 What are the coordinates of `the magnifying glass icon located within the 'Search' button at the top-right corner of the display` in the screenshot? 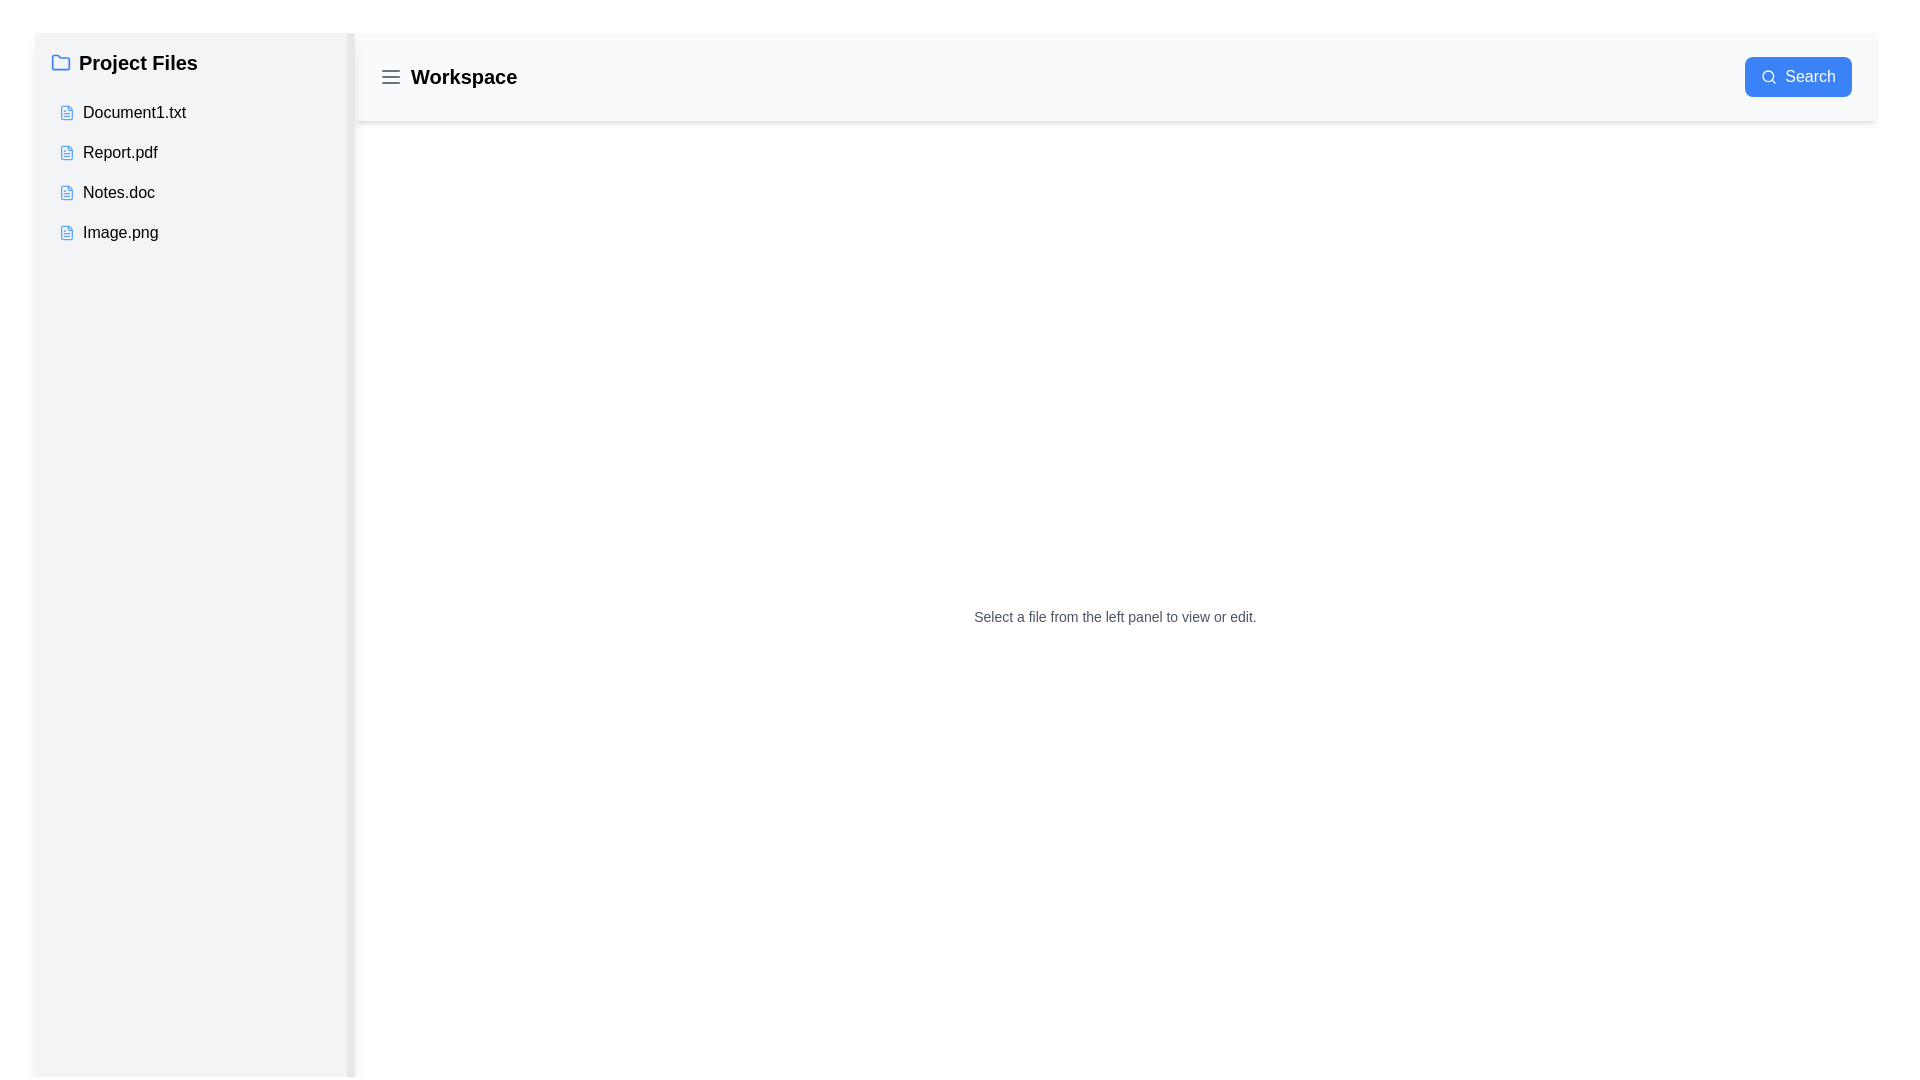 It's located at (1769, 76).